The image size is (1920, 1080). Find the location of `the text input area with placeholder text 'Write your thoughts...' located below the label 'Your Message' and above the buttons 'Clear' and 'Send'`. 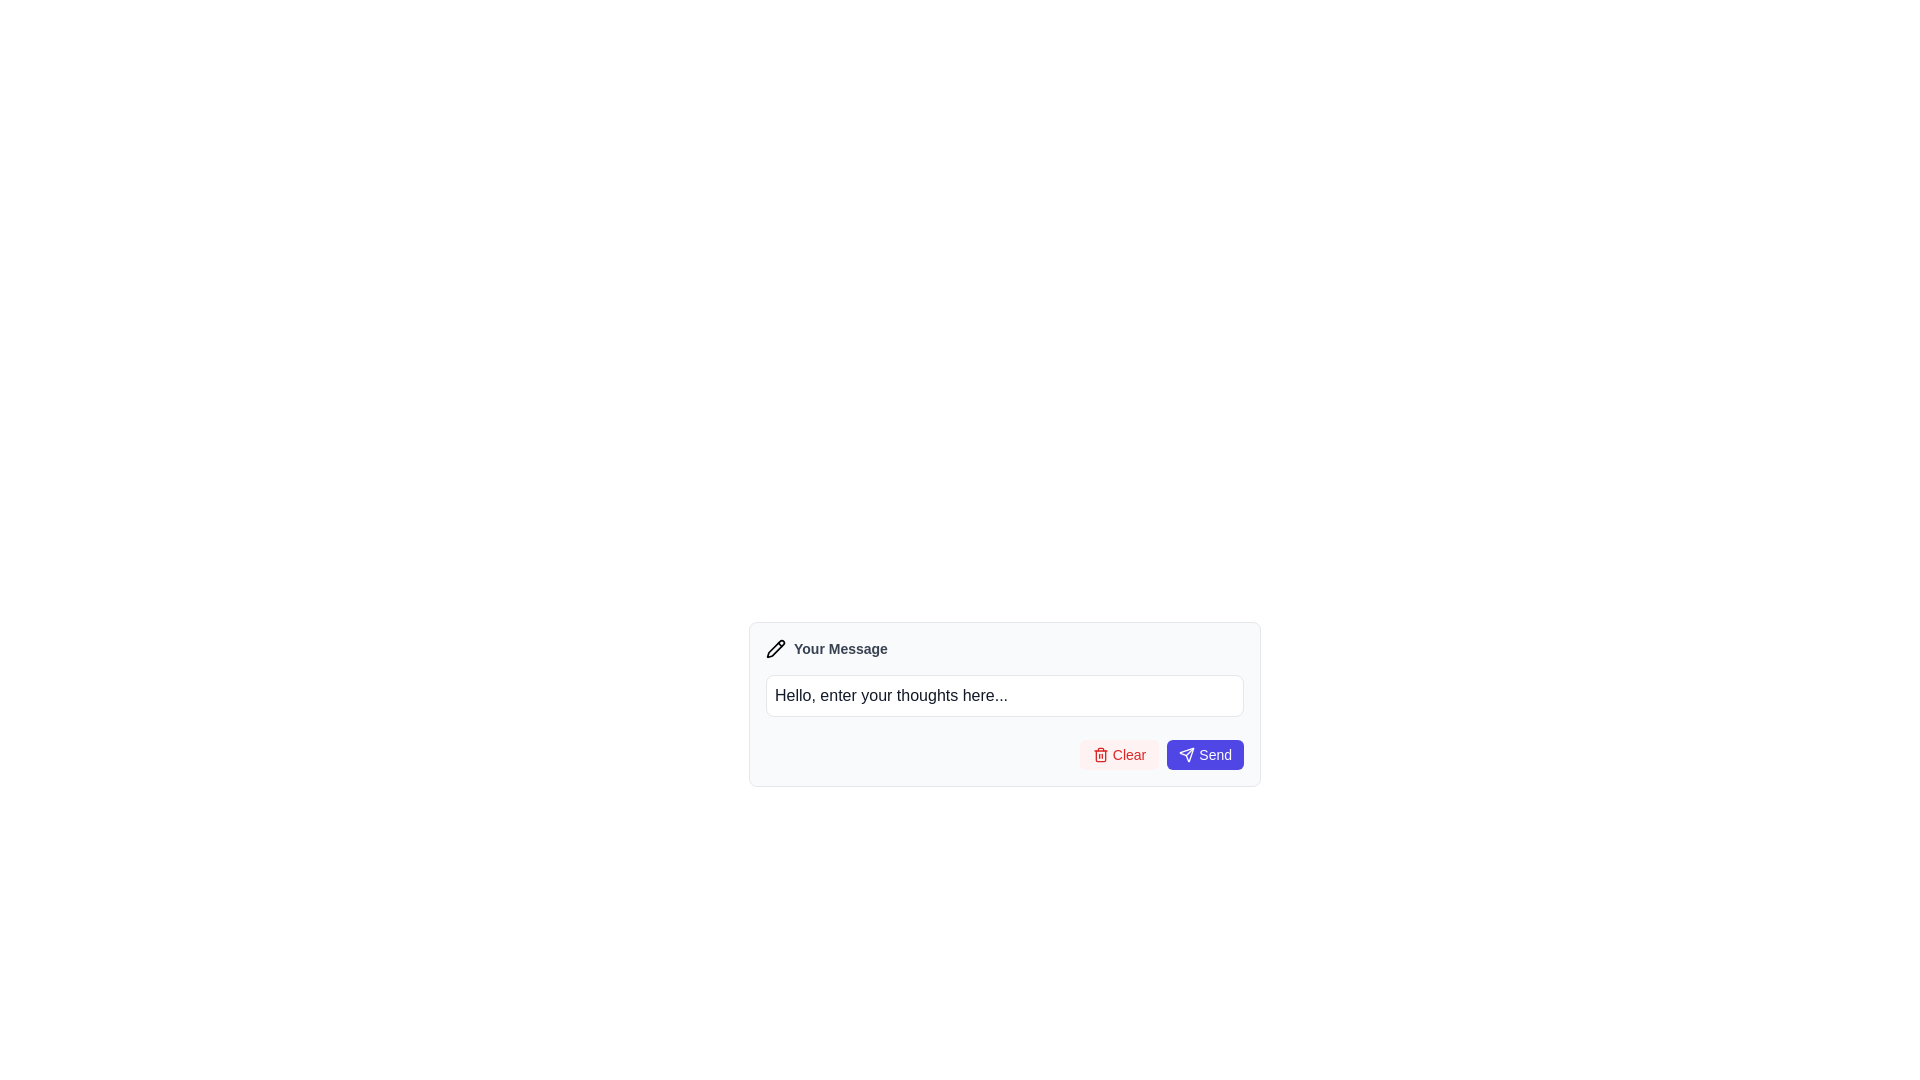

the text input area with placeholder text 'Write your thoughts...' located below the label 'Your Message' and above the buttons 'Clear' and 'Send' is located at coordinates (1004, 694).